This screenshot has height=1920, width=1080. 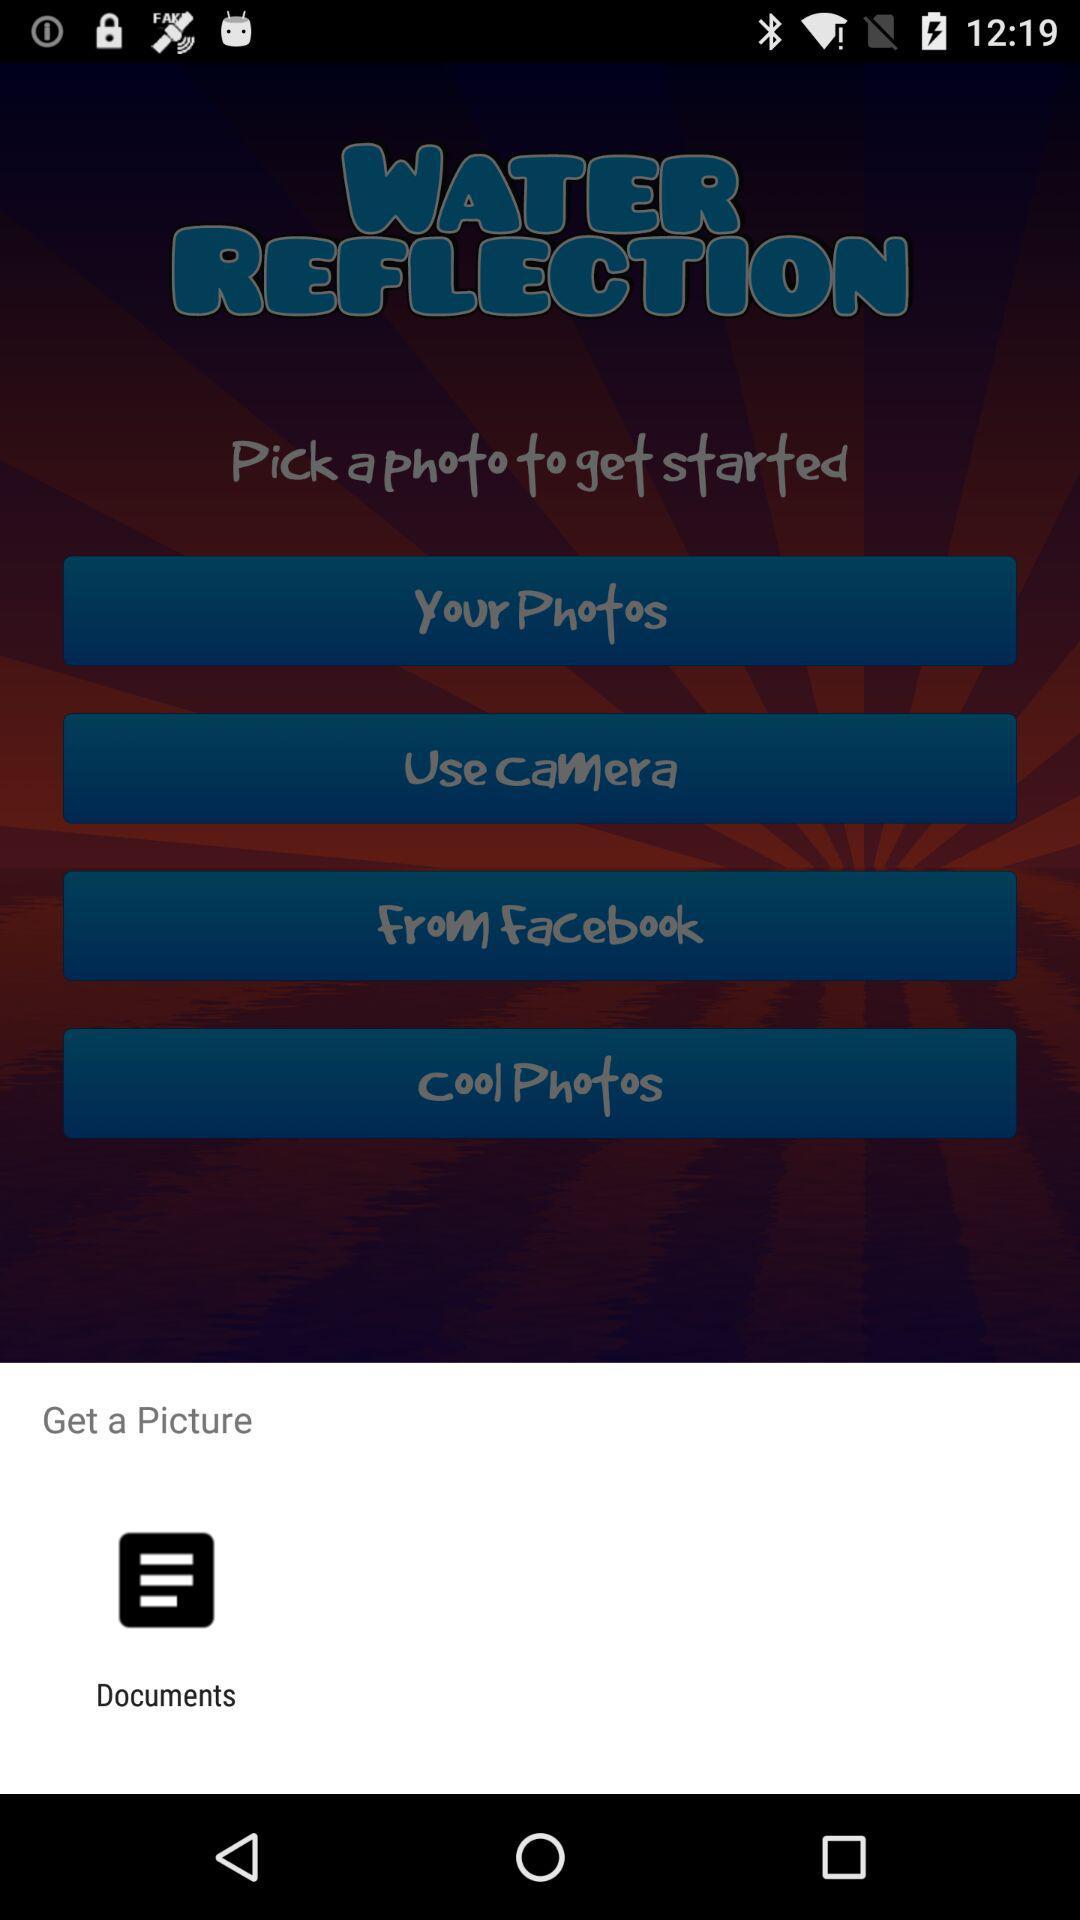 I want to click on documents app, so click(x=165, y=1711).